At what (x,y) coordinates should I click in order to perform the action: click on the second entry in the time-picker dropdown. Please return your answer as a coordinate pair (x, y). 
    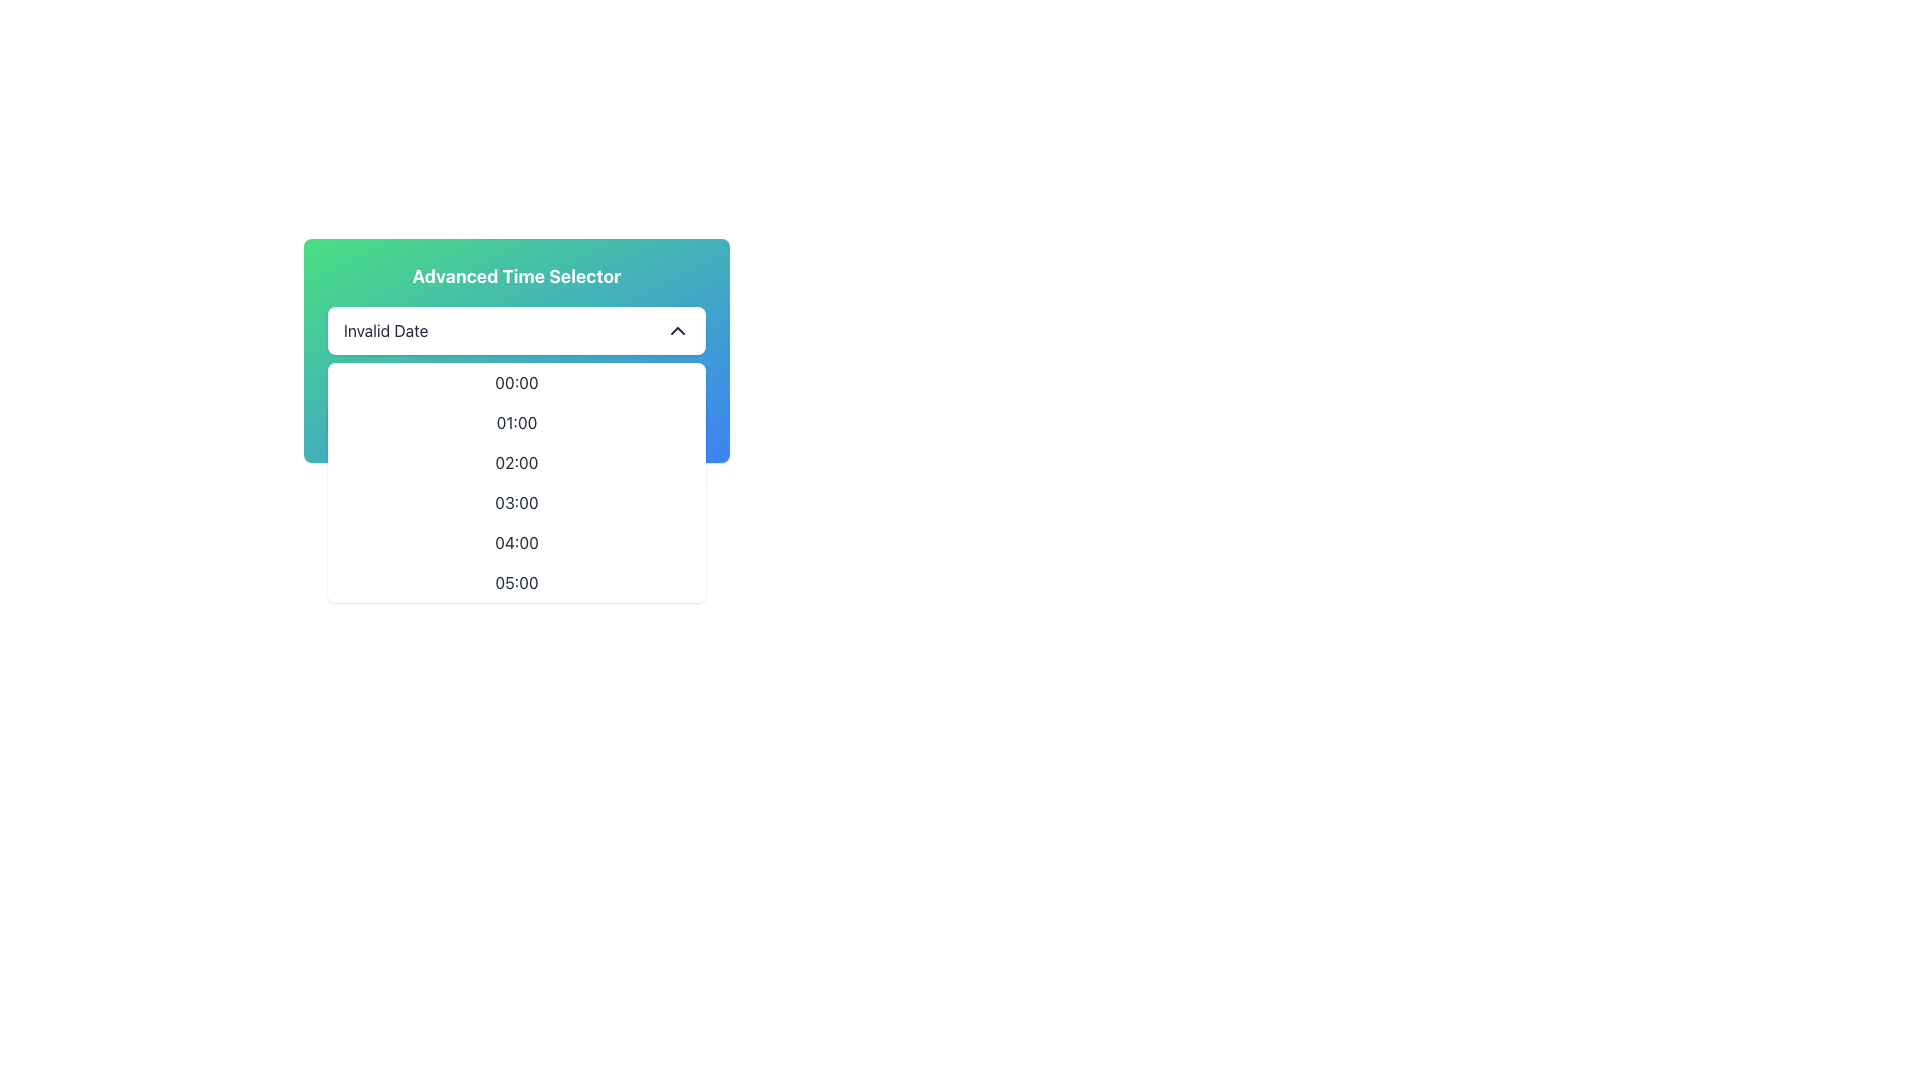
    Looking at the image, I should click on (517, 422).